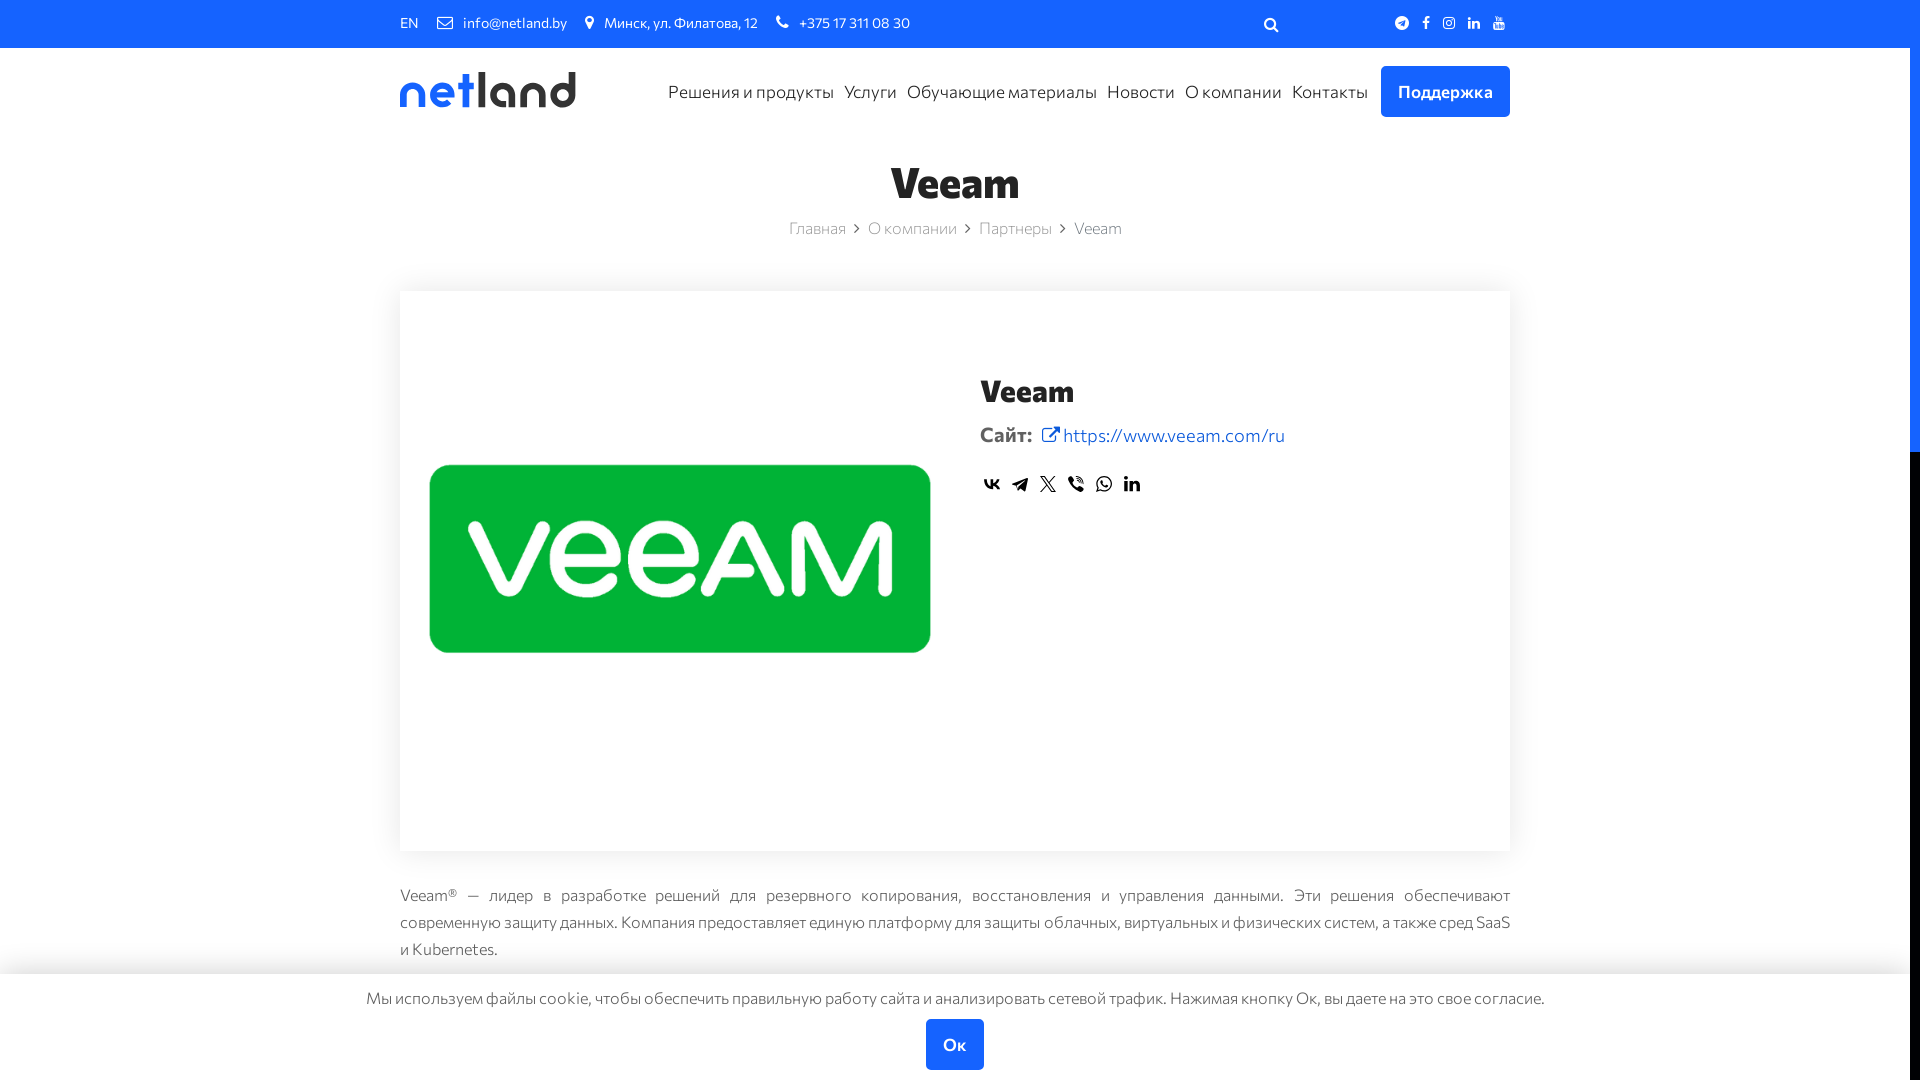 The width and height of the screenshot is (1920, 1080). Describe the element at coordinates (1074, 483) in the screenshot. I see `'Viber'` at that location.